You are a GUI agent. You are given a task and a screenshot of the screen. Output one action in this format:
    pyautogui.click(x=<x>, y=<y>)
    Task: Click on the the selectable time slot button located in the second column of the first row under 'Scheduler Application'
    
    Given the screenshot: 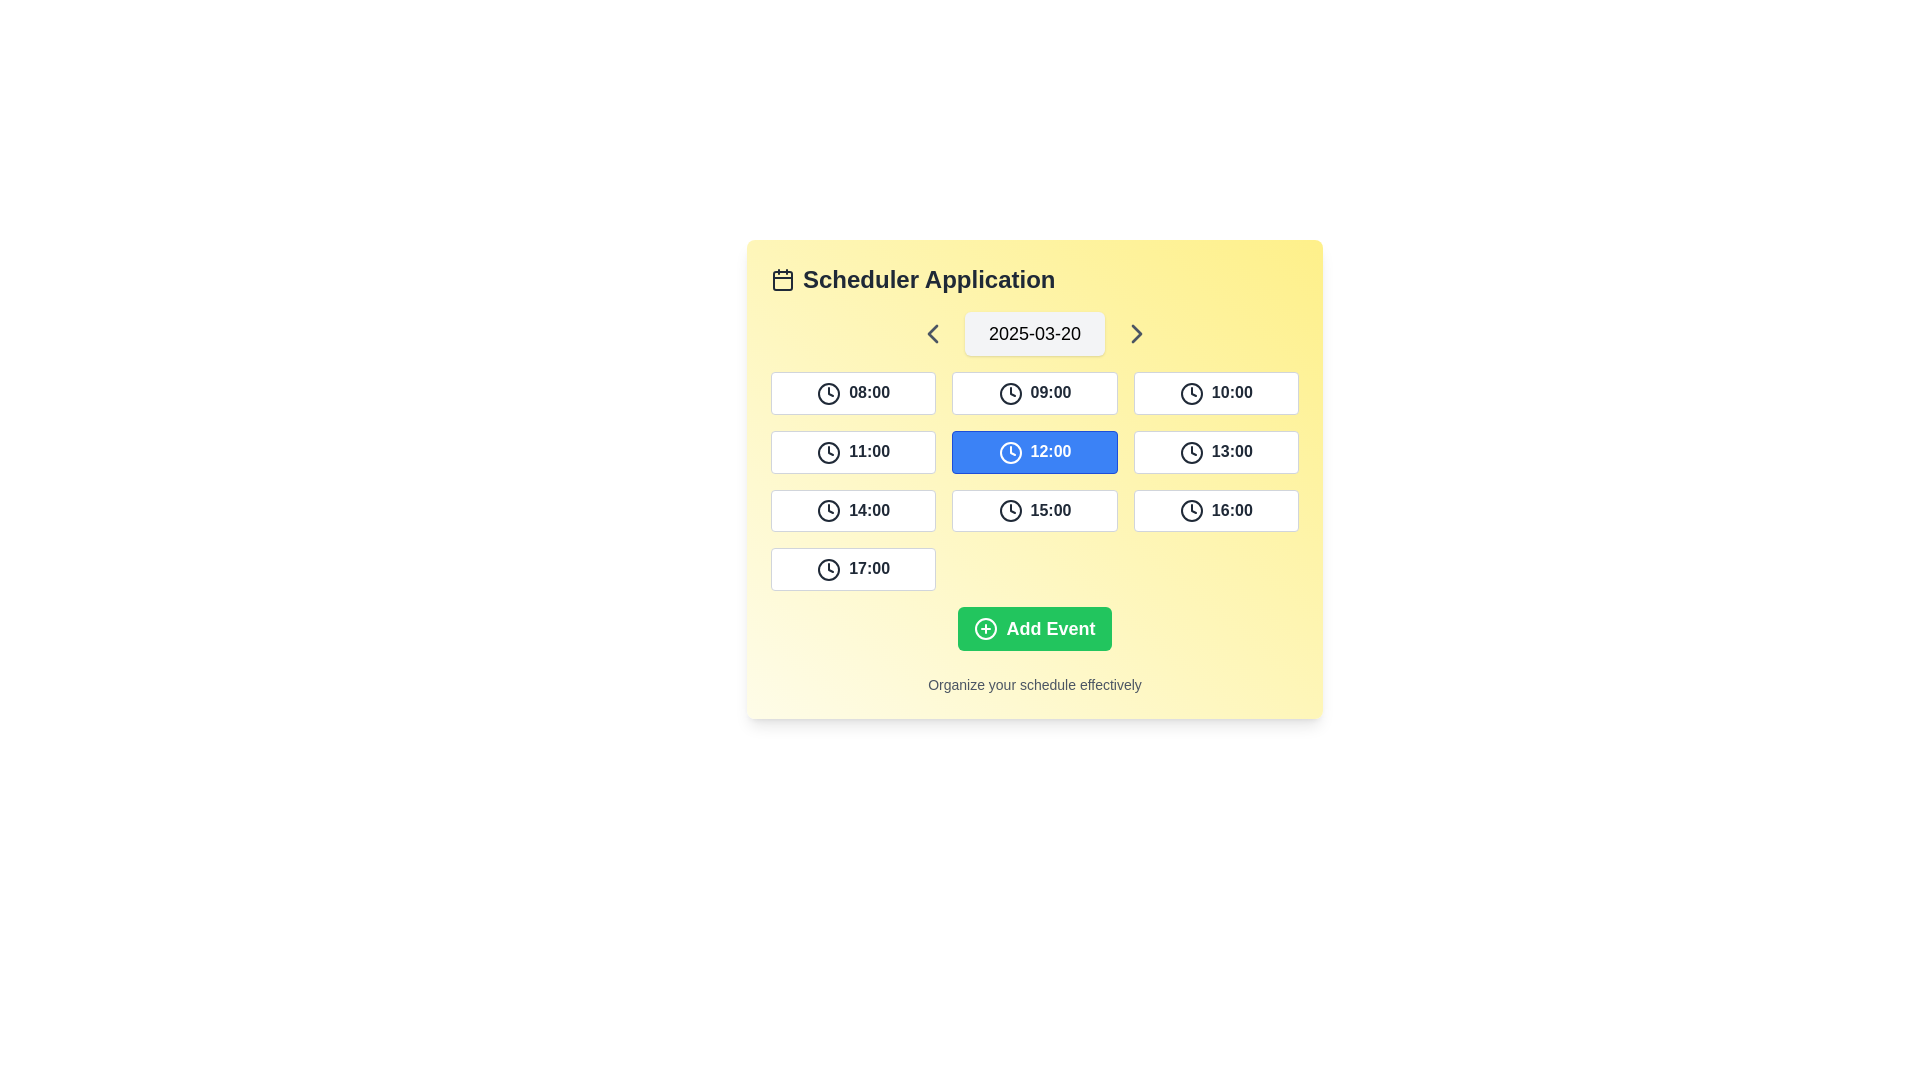 What is the action you would take?
    pyautogui.click(x=1035, y=393)
    